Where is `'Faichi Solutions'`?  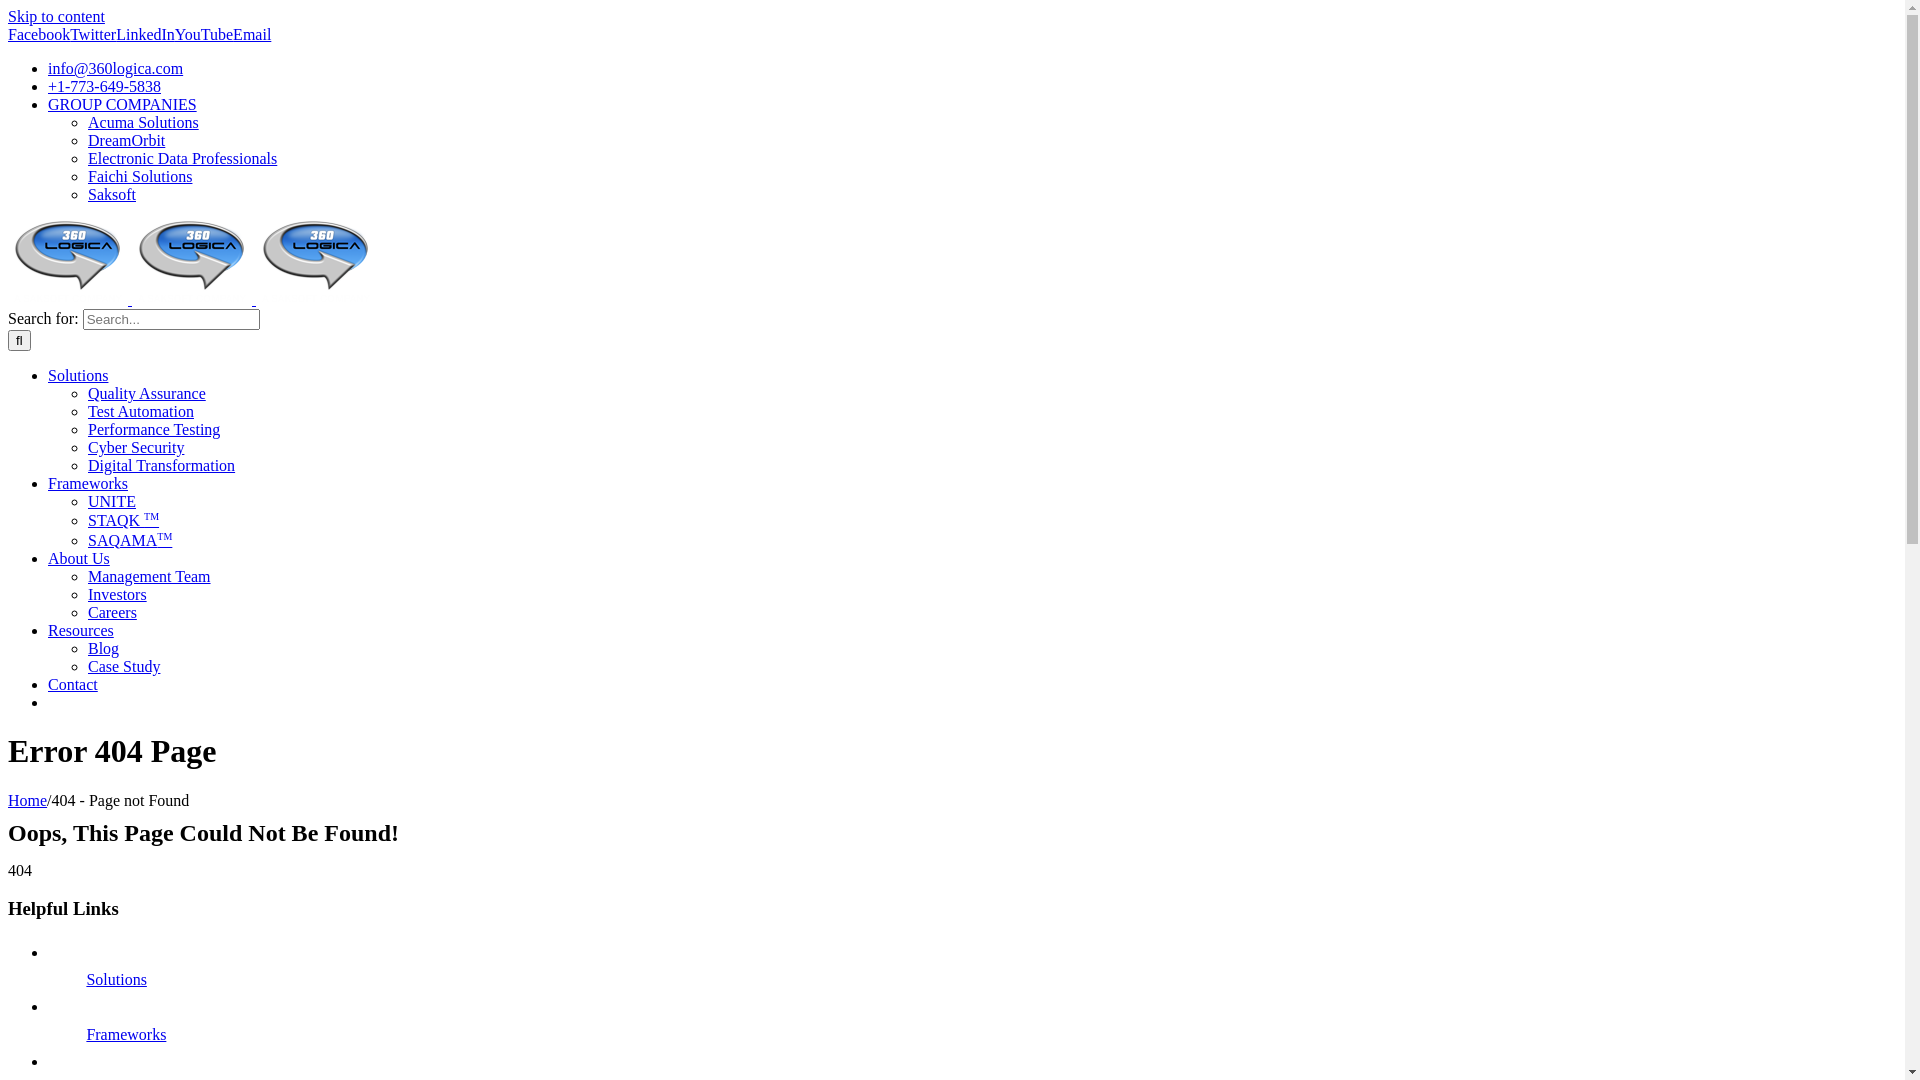
'Faichi Solutions' is located at coordinates (138, 175).